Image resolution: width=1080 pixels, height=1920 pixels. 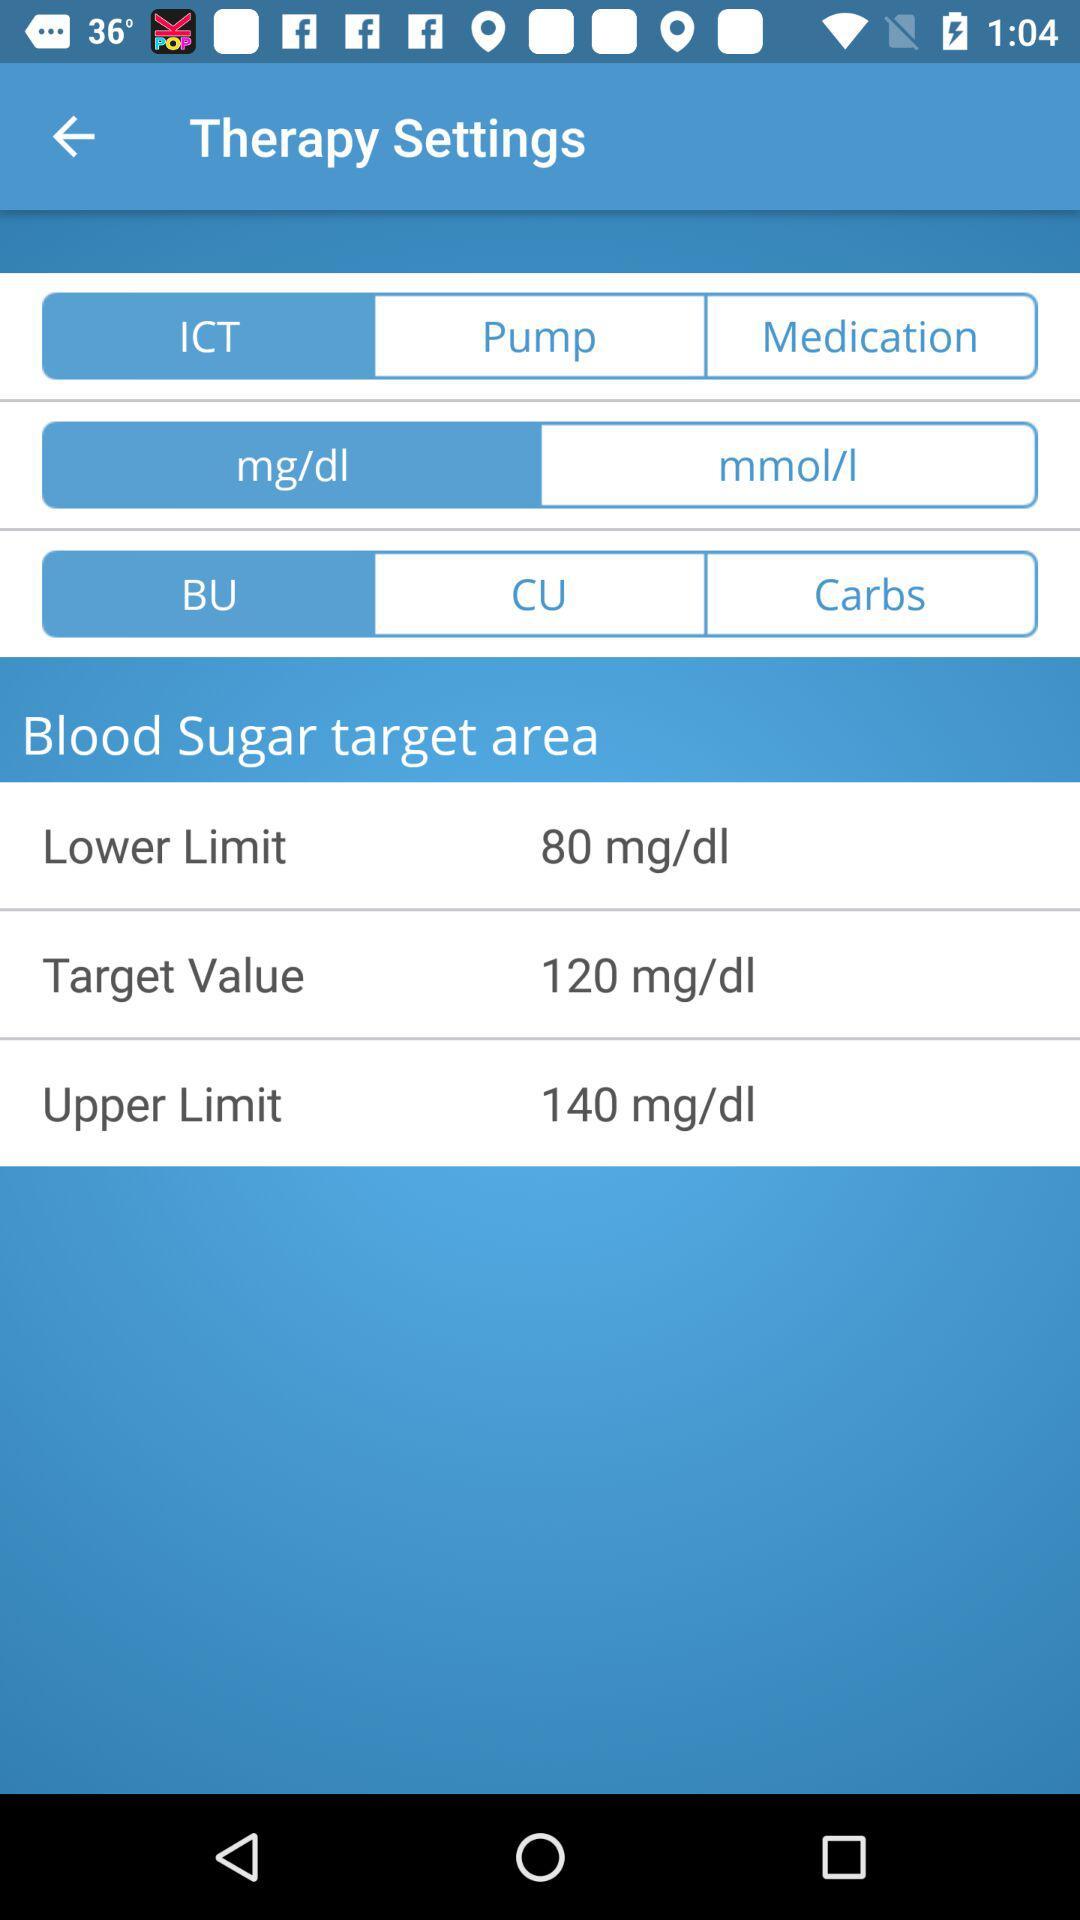 What do you see at coordinates (538, 336) in the screenshot?
I see `the icon next to the ict icon` at bounding box center [538, 336].